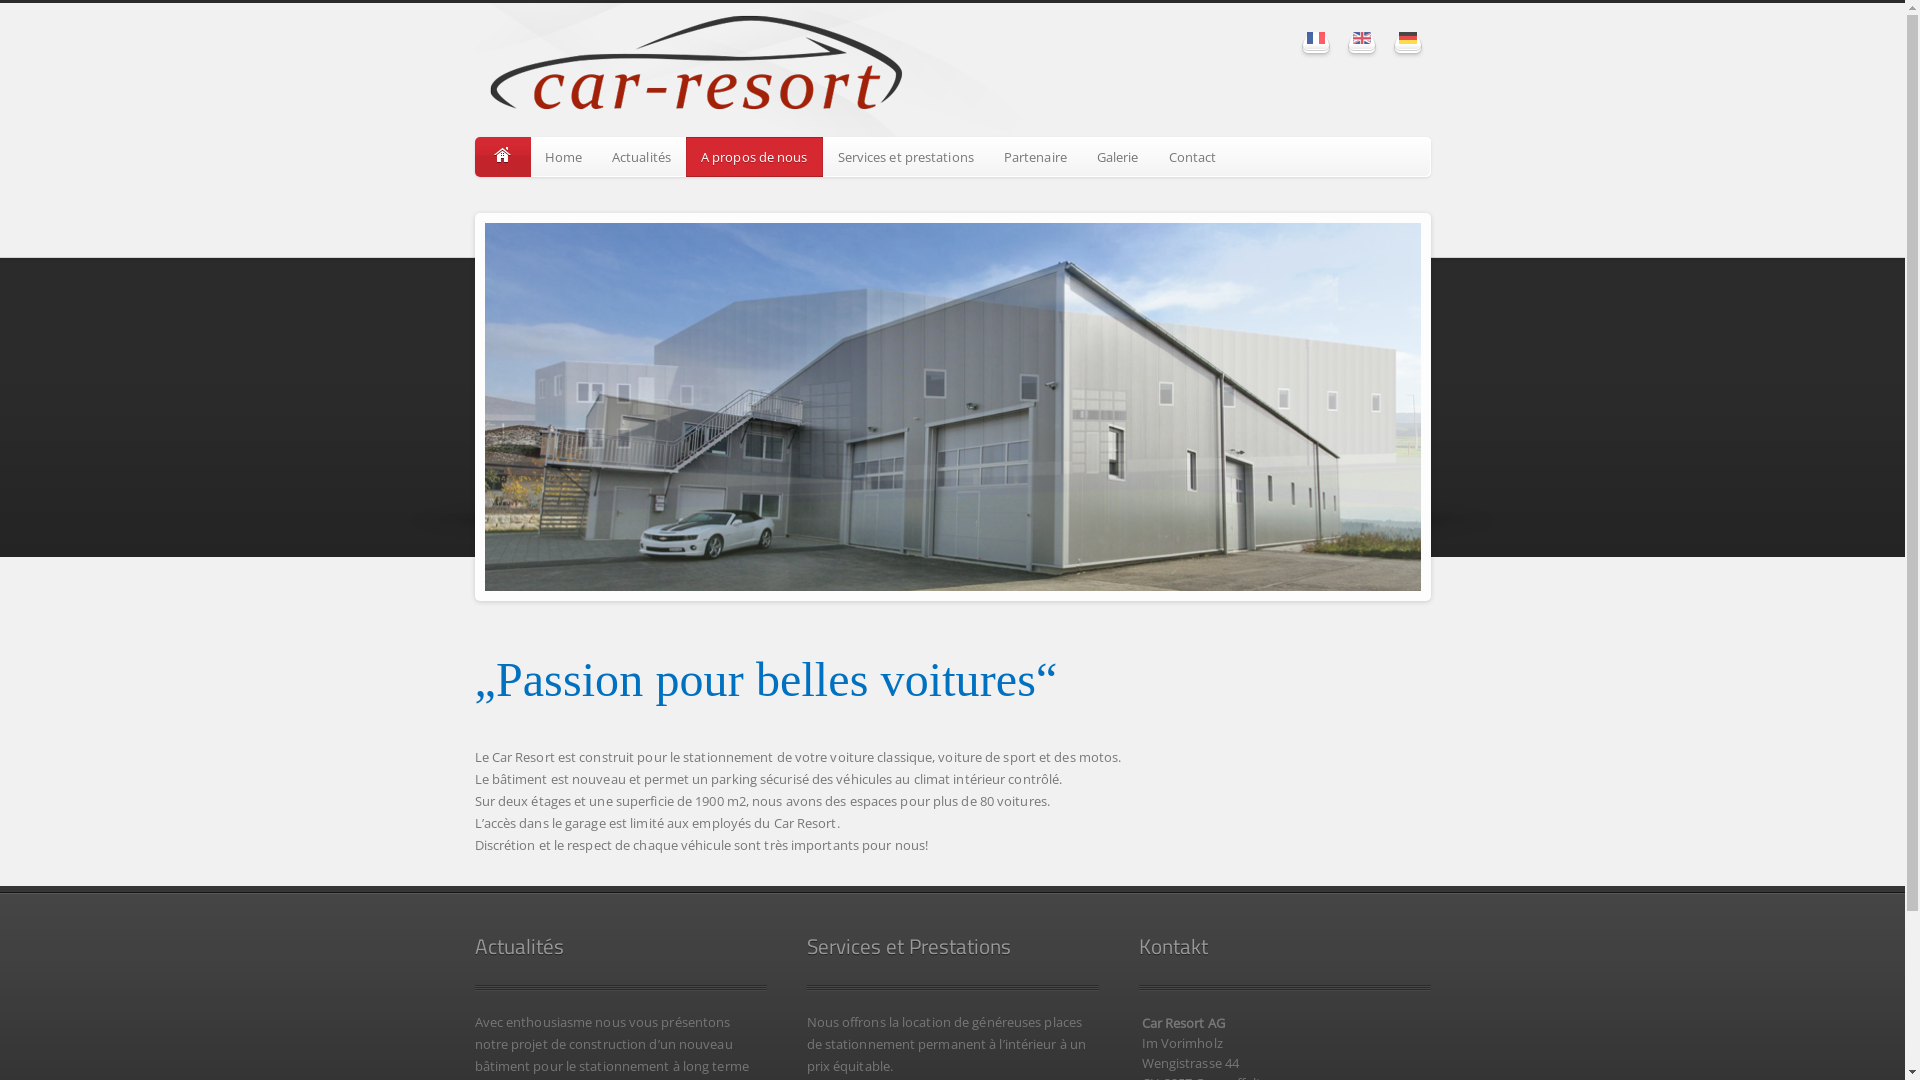  What do you see at coordinates (1360, 38) in the screenshot?
I see `'English (UK)'` at bounding box center [1360, 38].